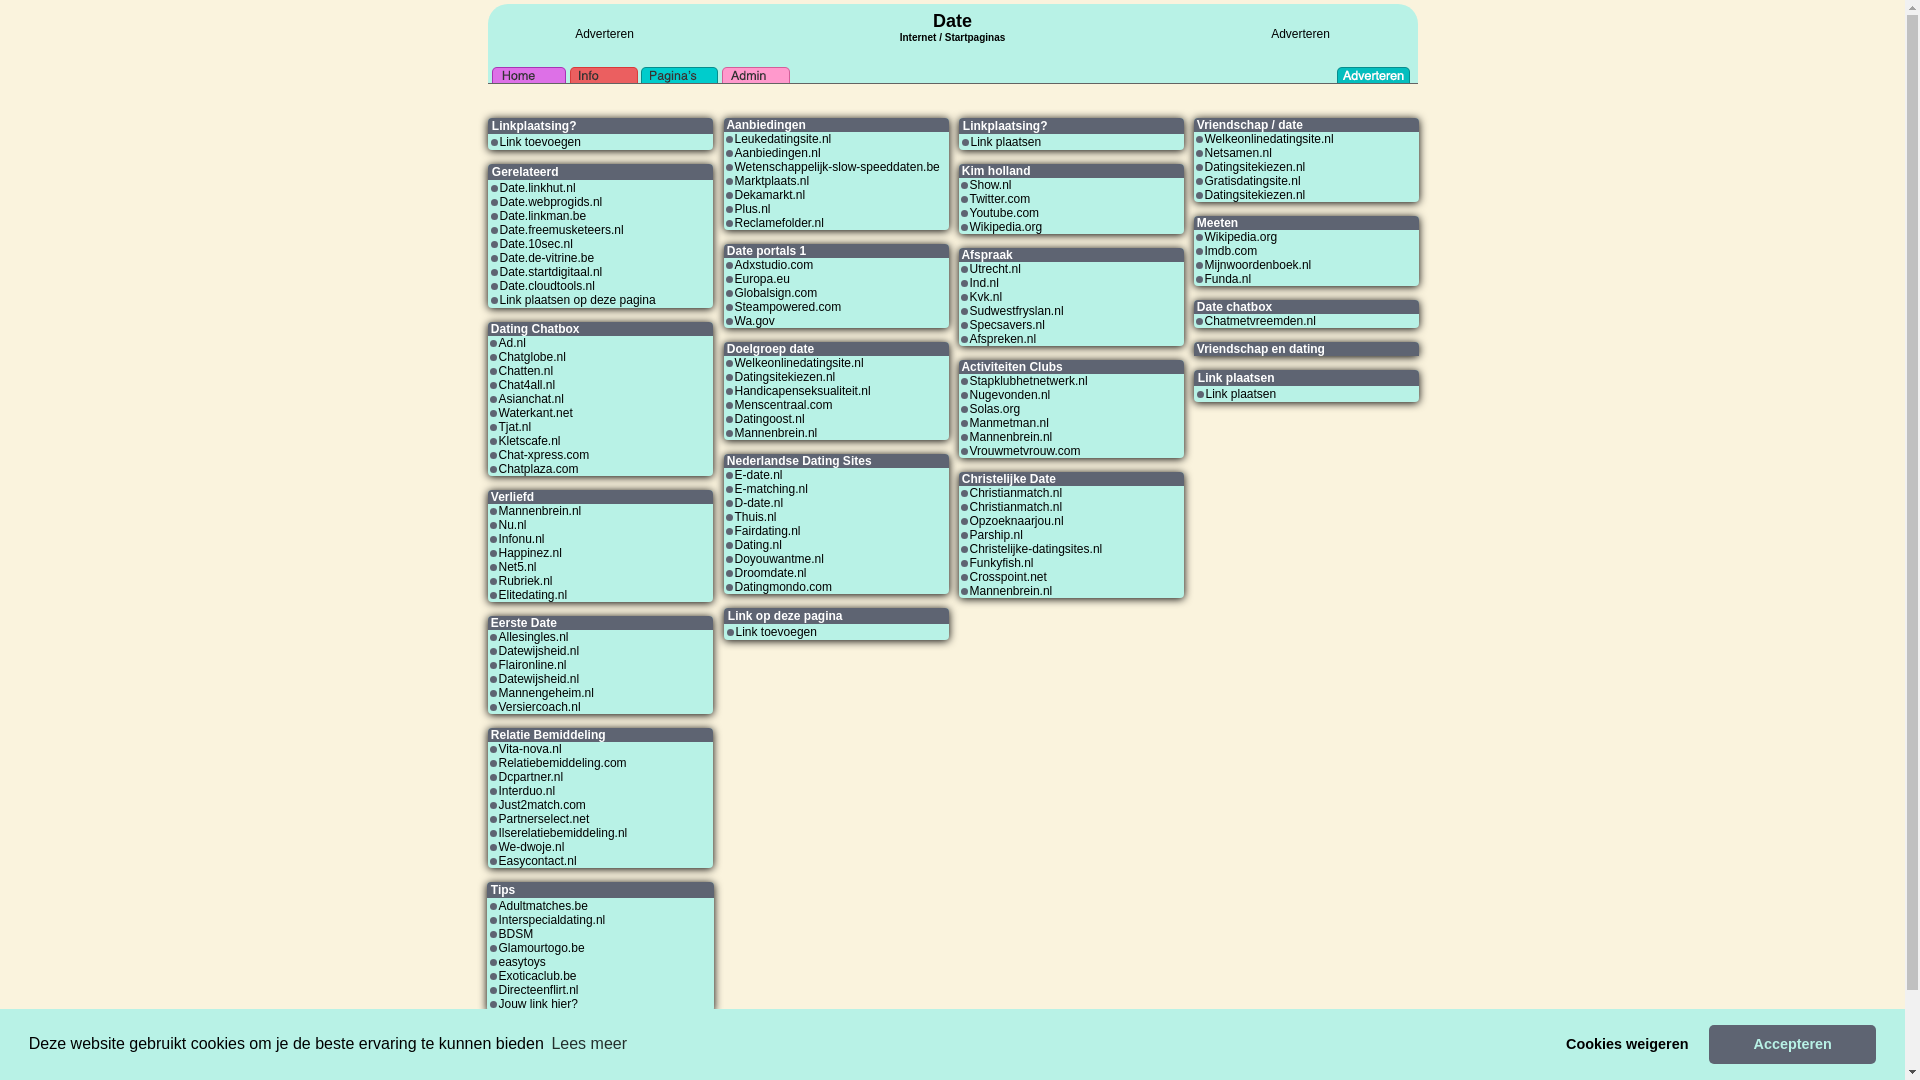 The width and height of the screenshot is (1920, 1080). Describe the element at coordinates (588, 1043) in the screenshot. I see `'Lees meer'` at that location.